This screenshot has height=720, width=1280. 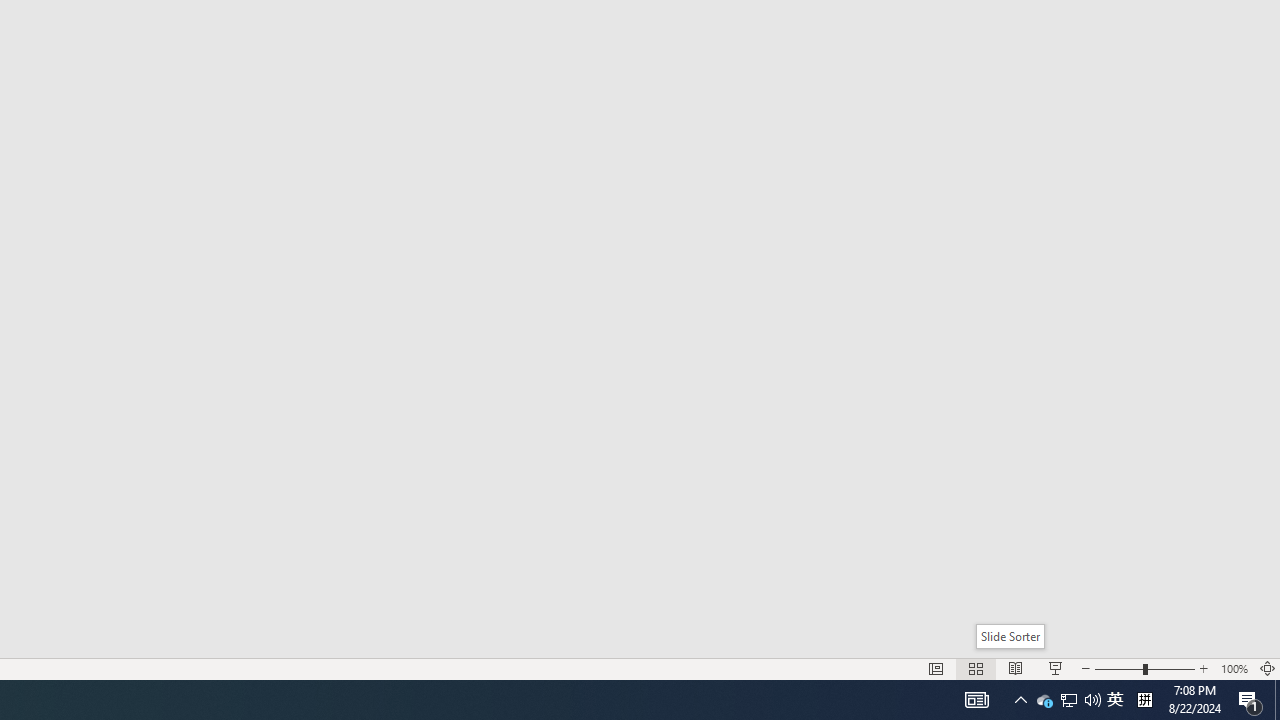 I want to click on 'Reading View', so click(x=1015, y=669).